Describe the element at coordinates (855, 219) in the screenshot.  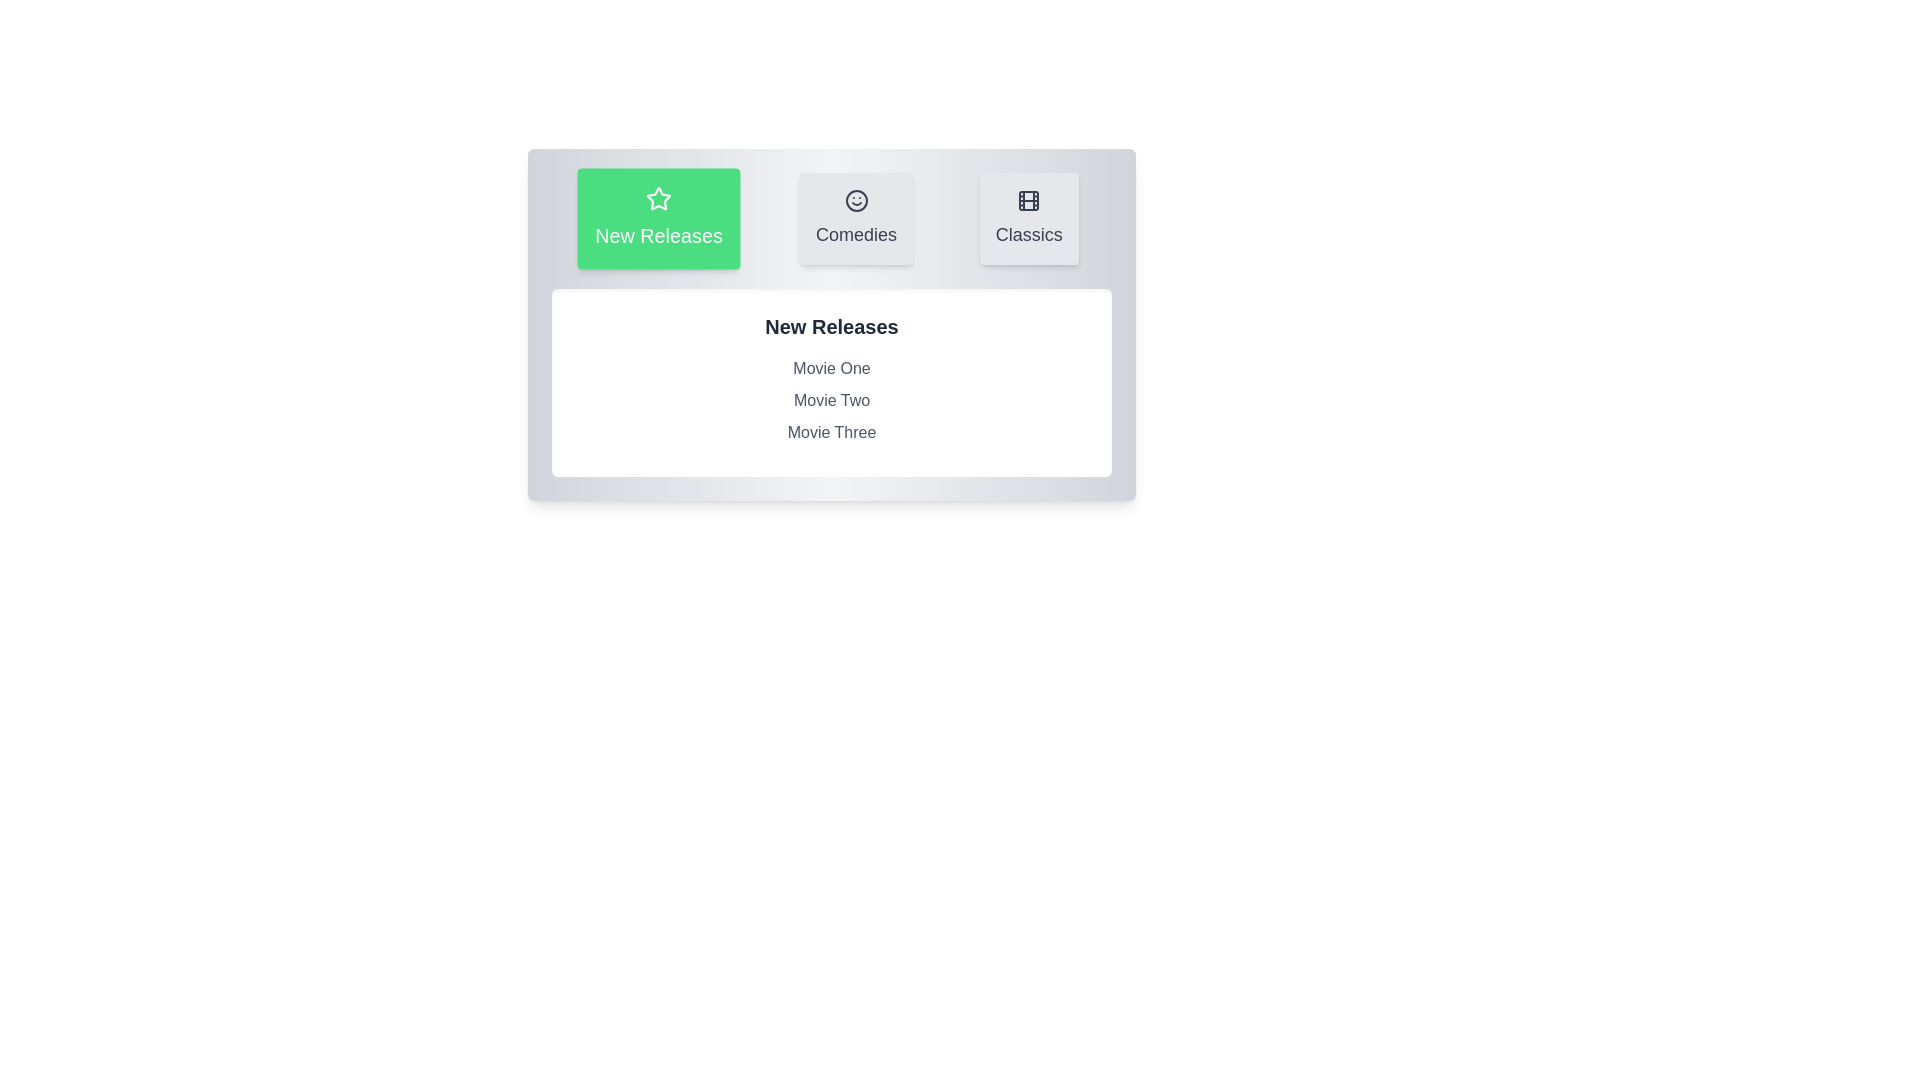
I see `the Comedies tab to observe its visual changes` at that location.